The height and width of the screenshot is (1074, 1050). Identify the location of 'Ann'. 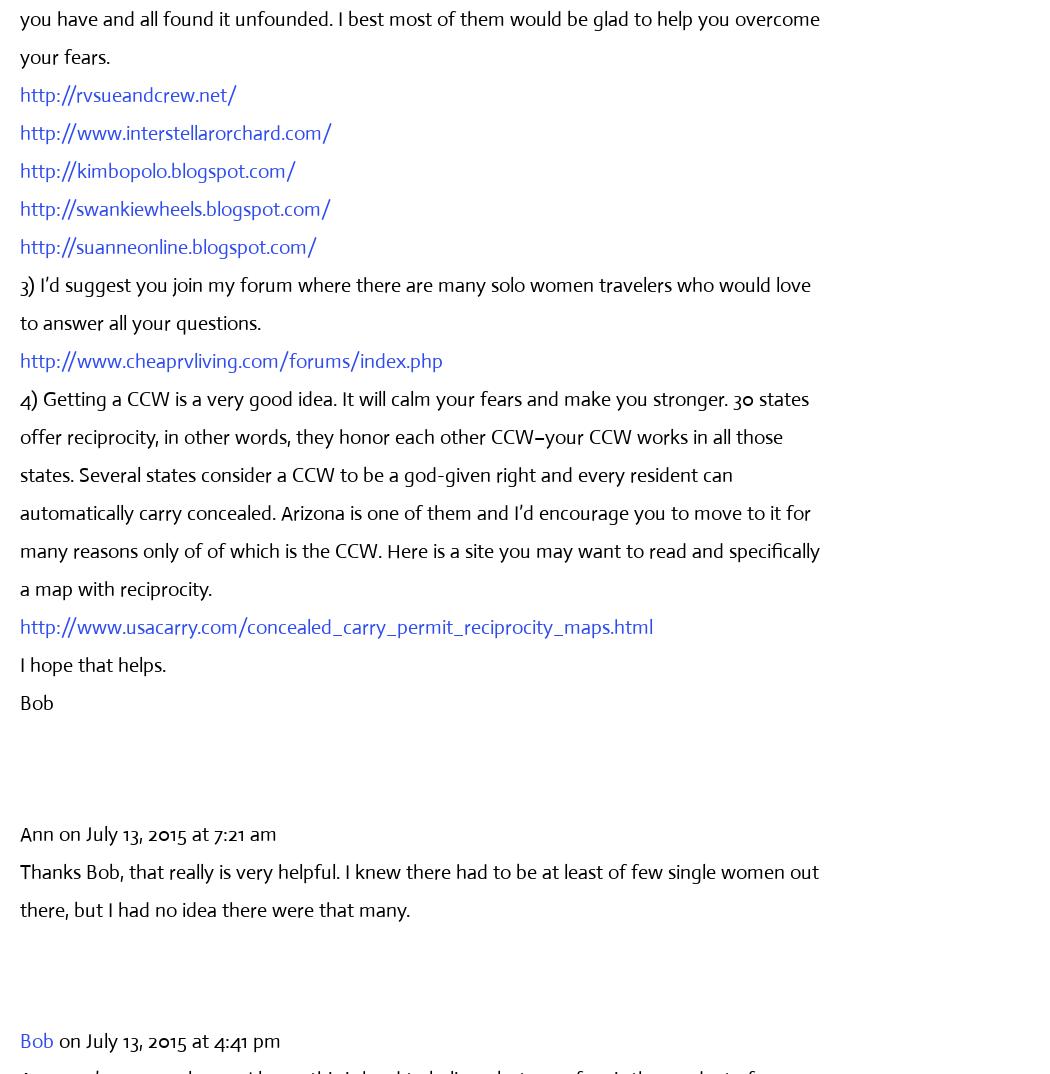
(19, 833).